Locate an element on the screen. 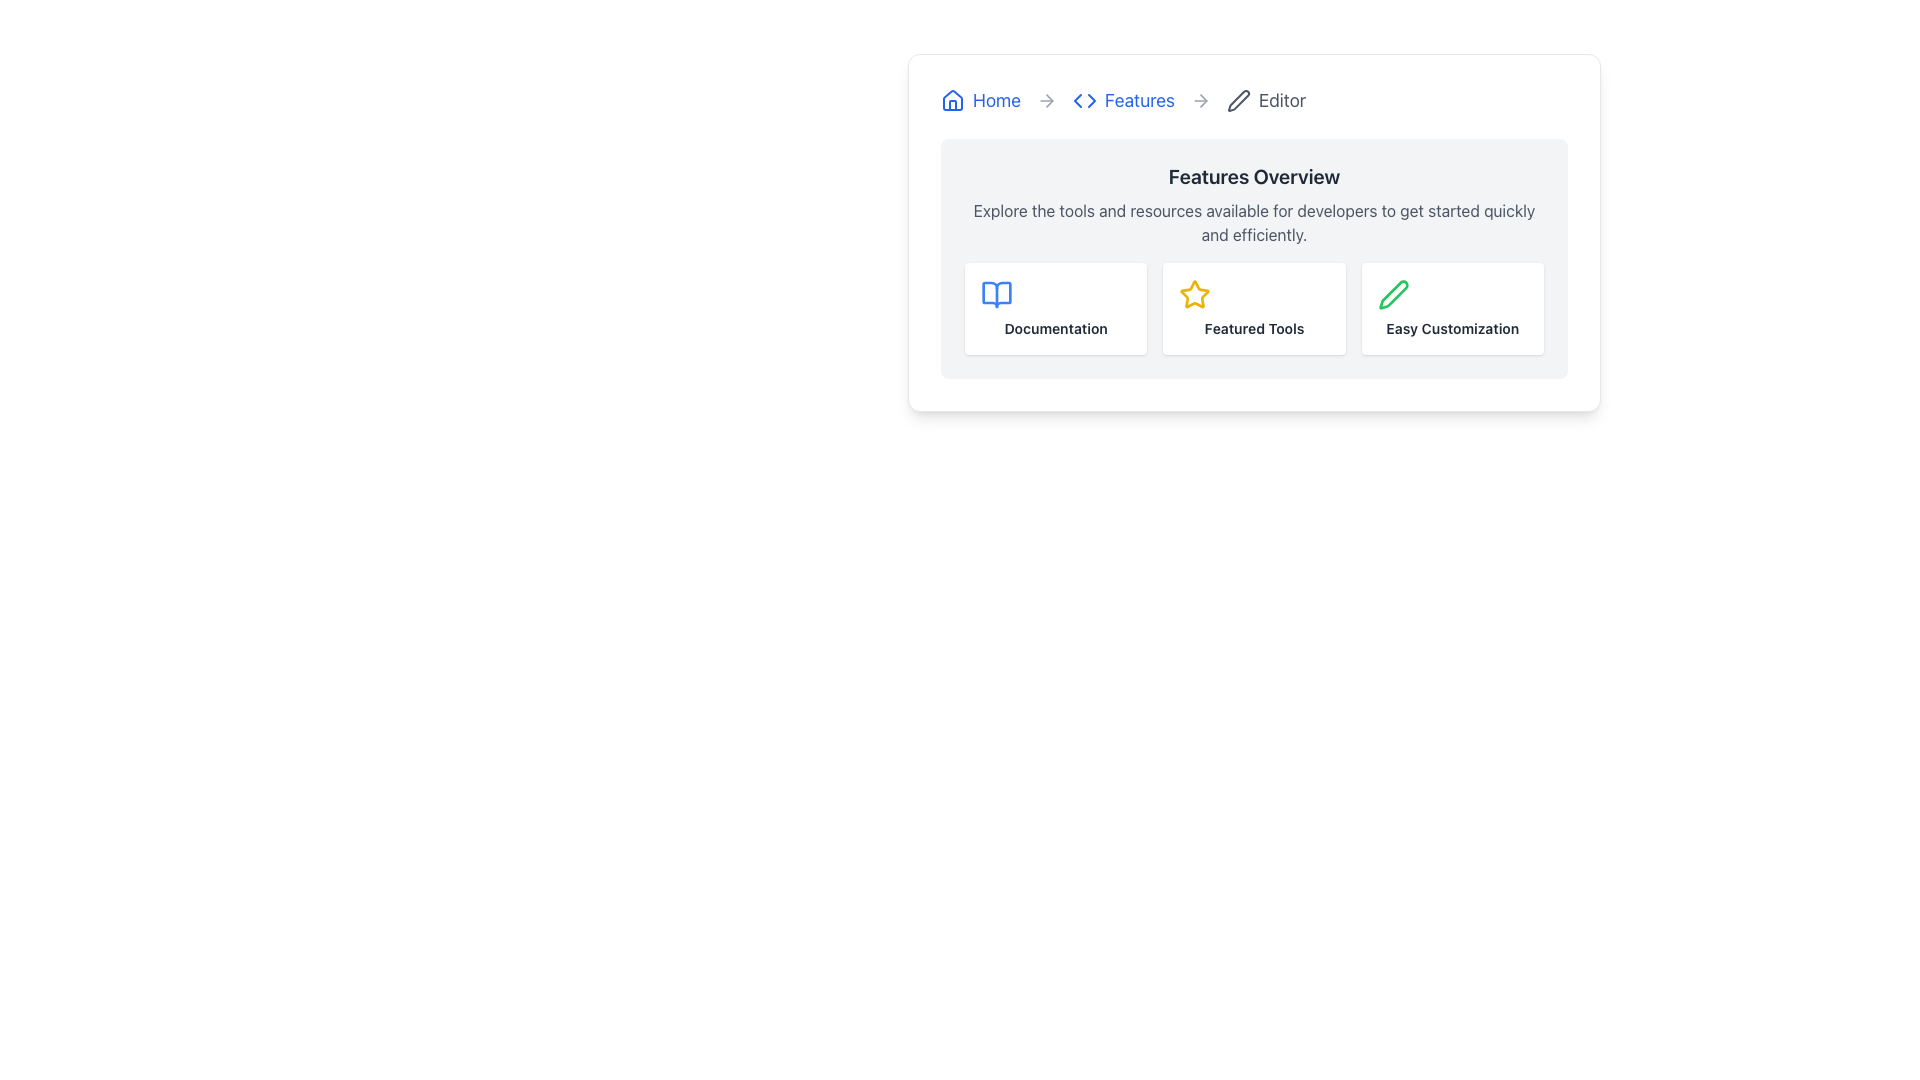 The width and height of the screenshot is (1920, 1080). the open book icon, which is located above the 'Documentation' label on a white card with shadows in the central-left section of the layout is located at coordinates (997, 294).